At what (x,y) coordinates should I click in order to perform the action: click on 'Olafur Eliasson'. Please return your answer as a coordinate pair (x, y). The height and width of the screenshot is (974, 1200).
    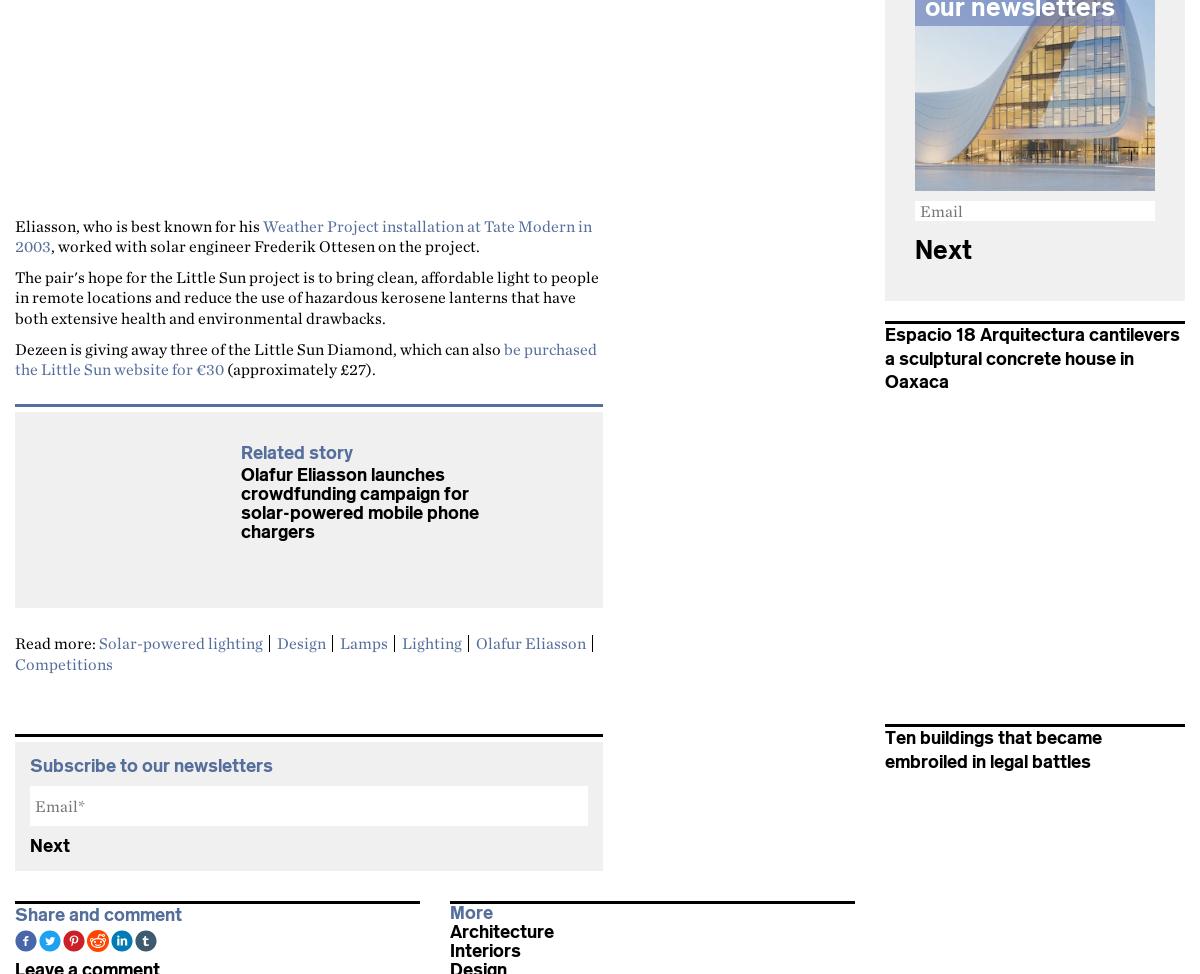
    Looking at the image, I should click on (530, 642).